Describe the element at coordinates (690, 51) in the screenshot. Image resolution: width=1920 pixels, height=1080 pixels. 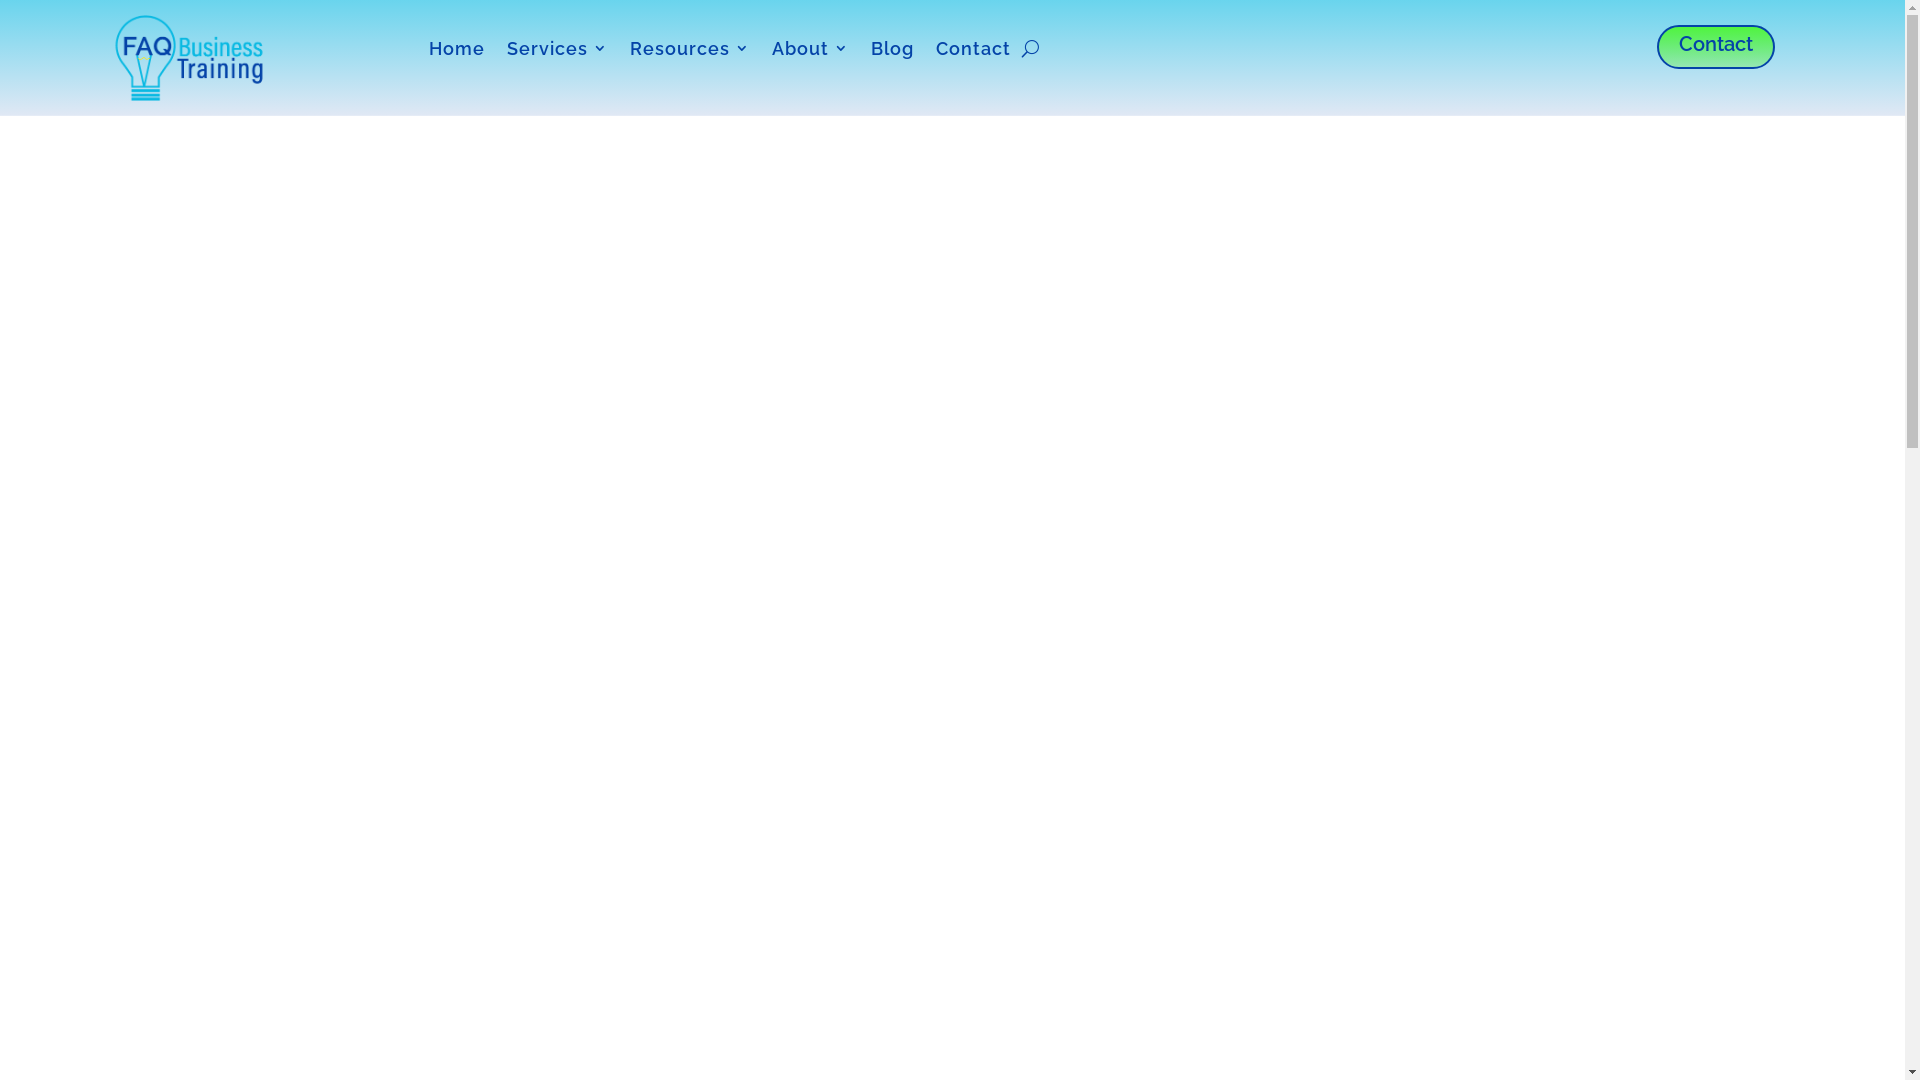
I see `'Resources'` at that location.